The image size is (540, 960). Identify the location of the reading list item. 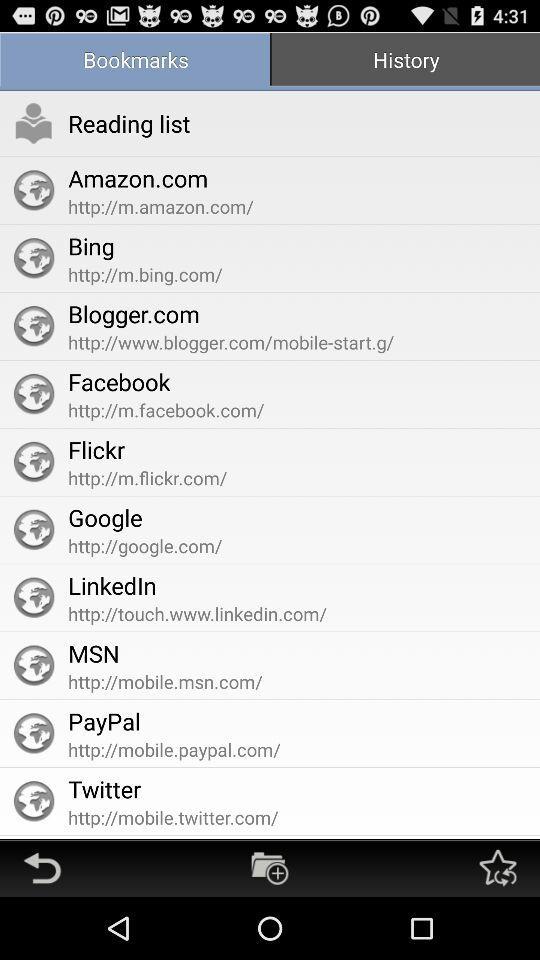
(129, 122).